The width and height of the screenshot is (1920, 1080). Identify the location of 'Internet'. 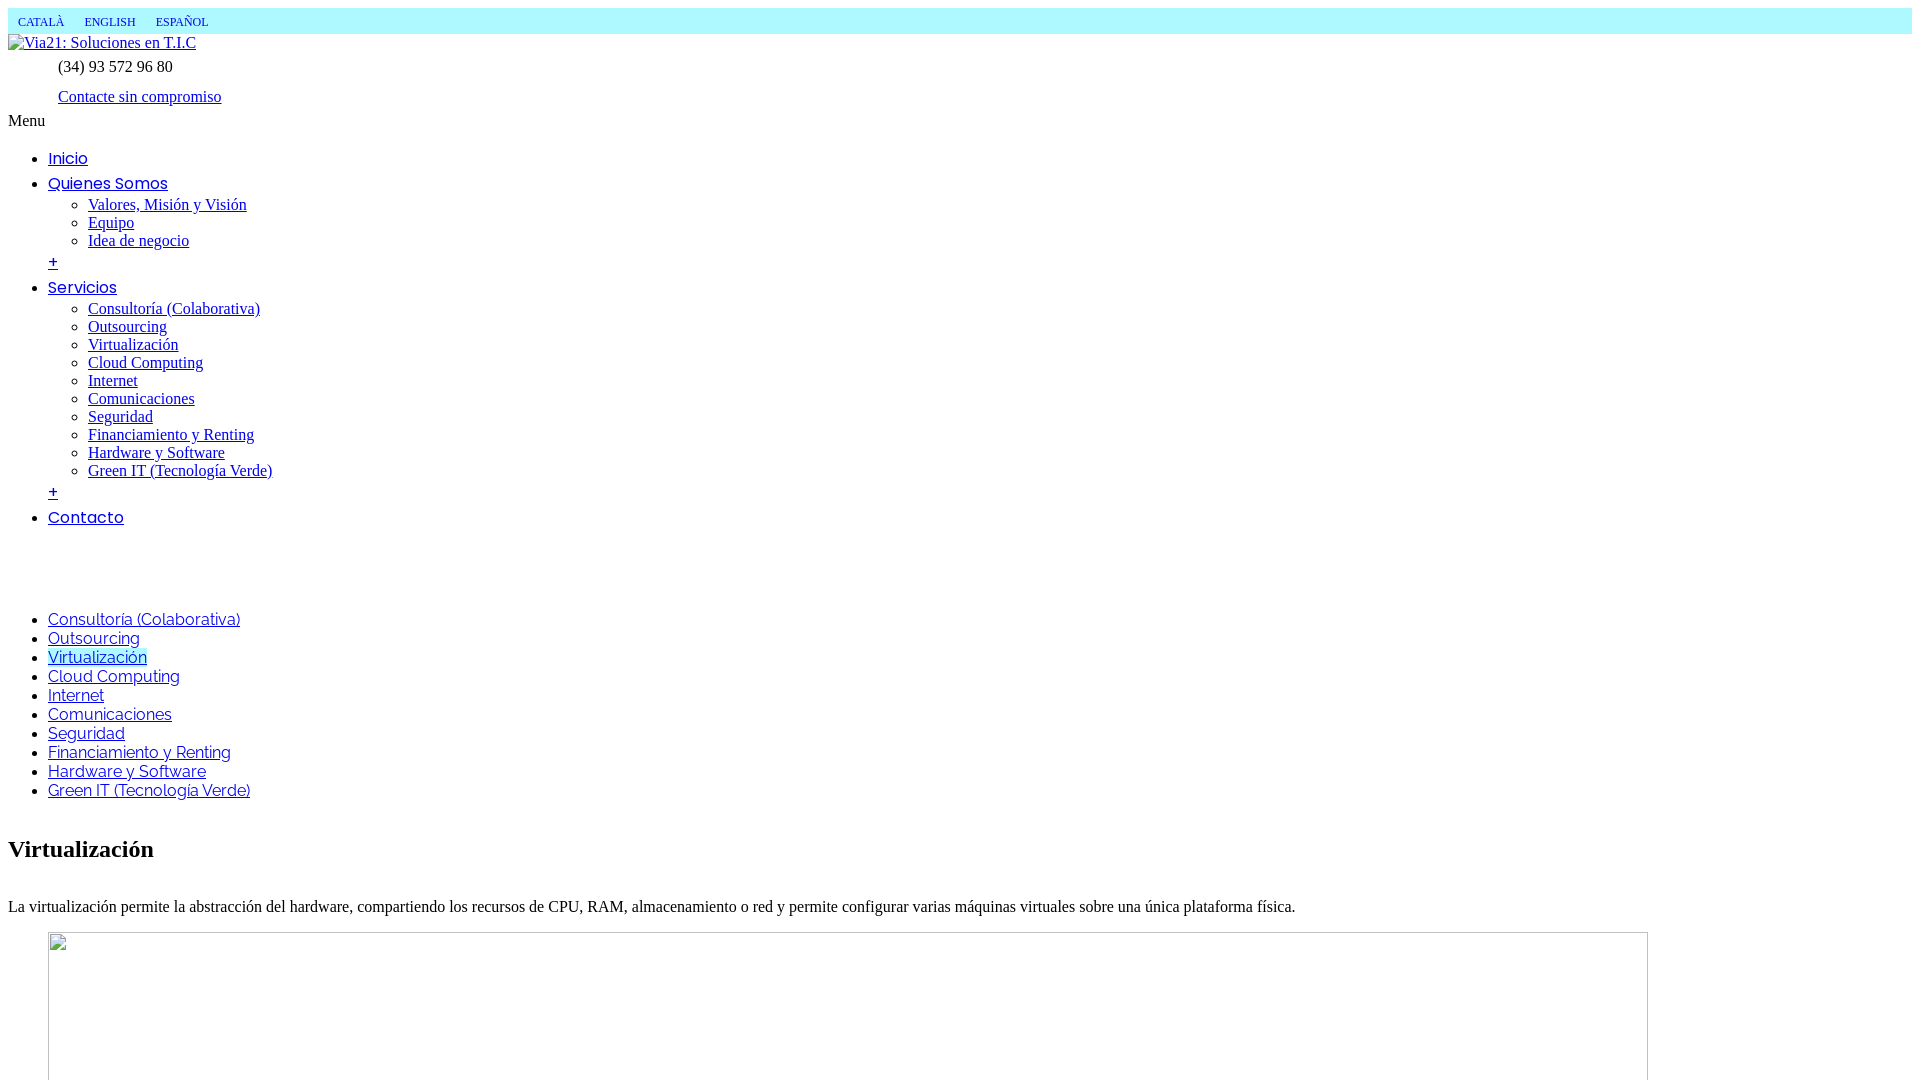
(112, 380).